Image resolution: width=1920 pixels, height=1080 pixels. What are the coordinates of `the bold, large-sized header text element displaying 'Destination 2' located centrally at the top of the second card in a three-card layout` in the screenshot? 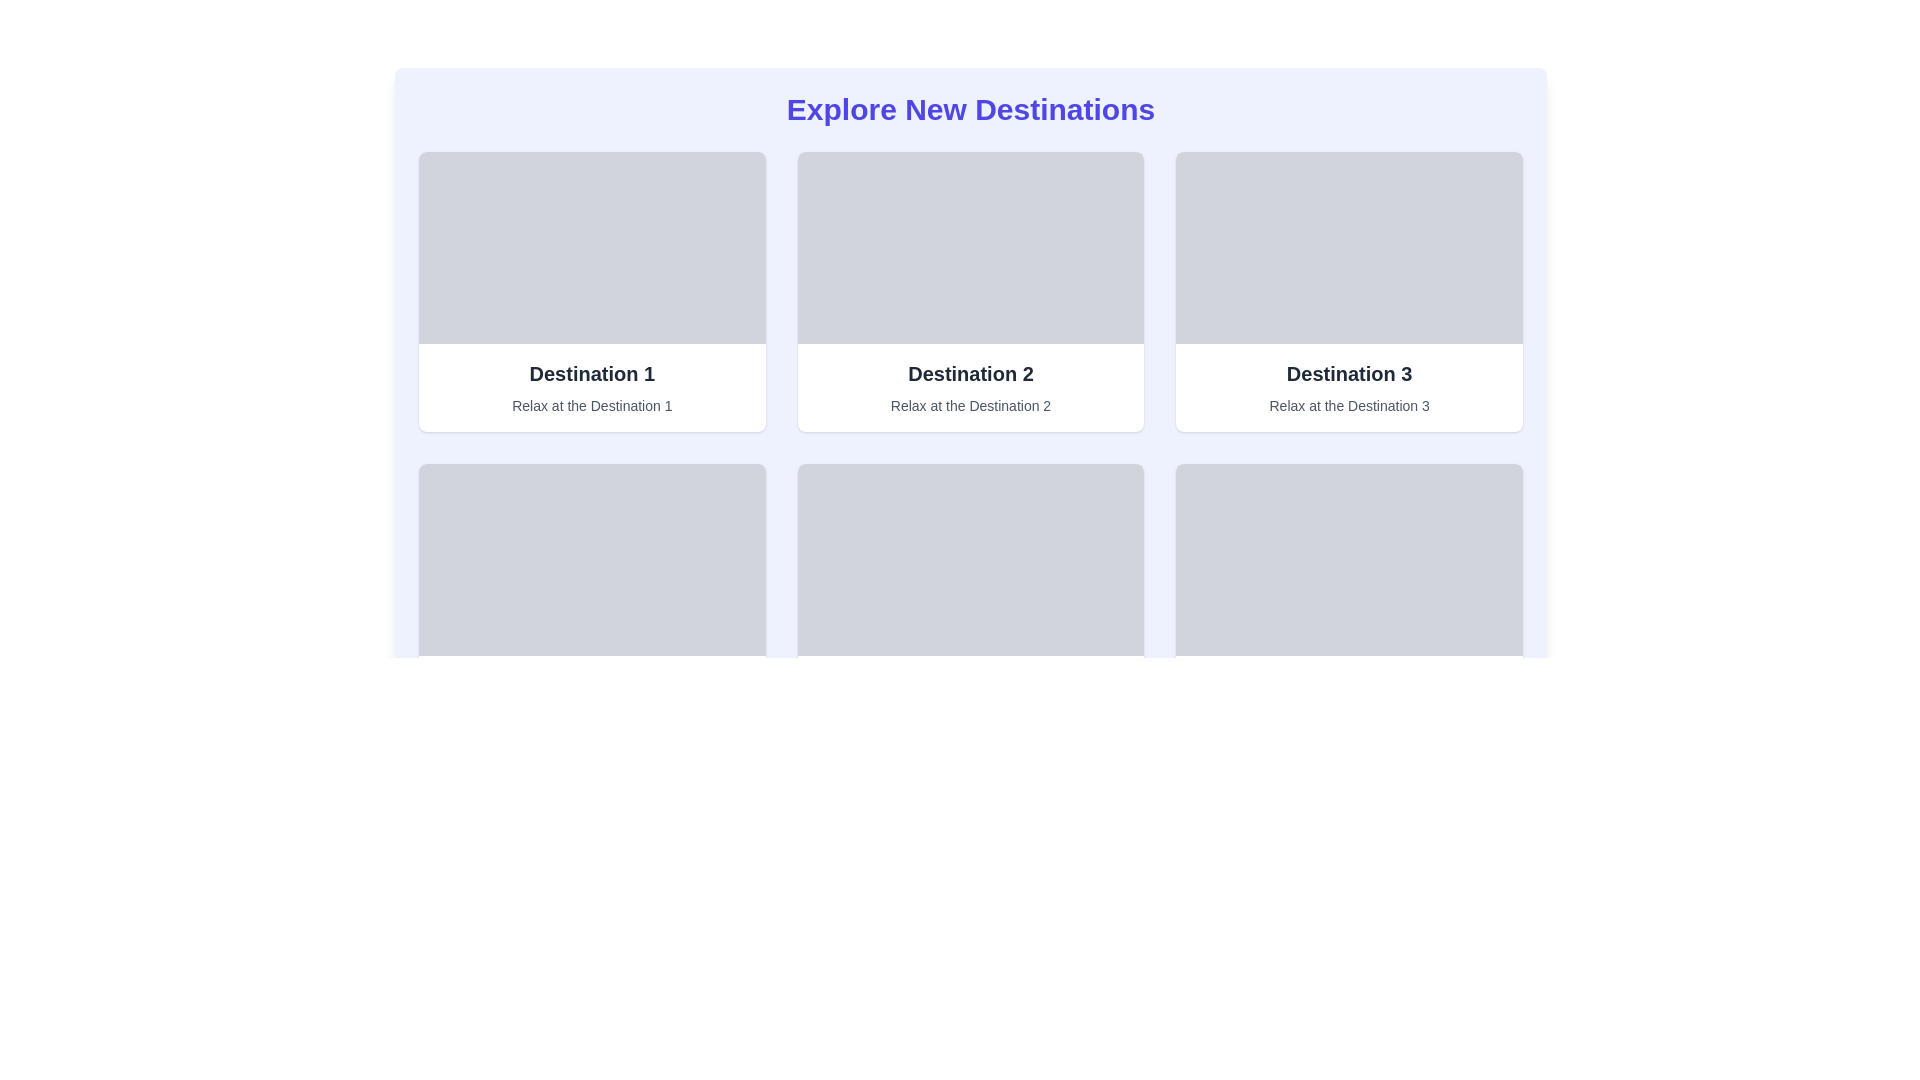 It's located at (970, 374).